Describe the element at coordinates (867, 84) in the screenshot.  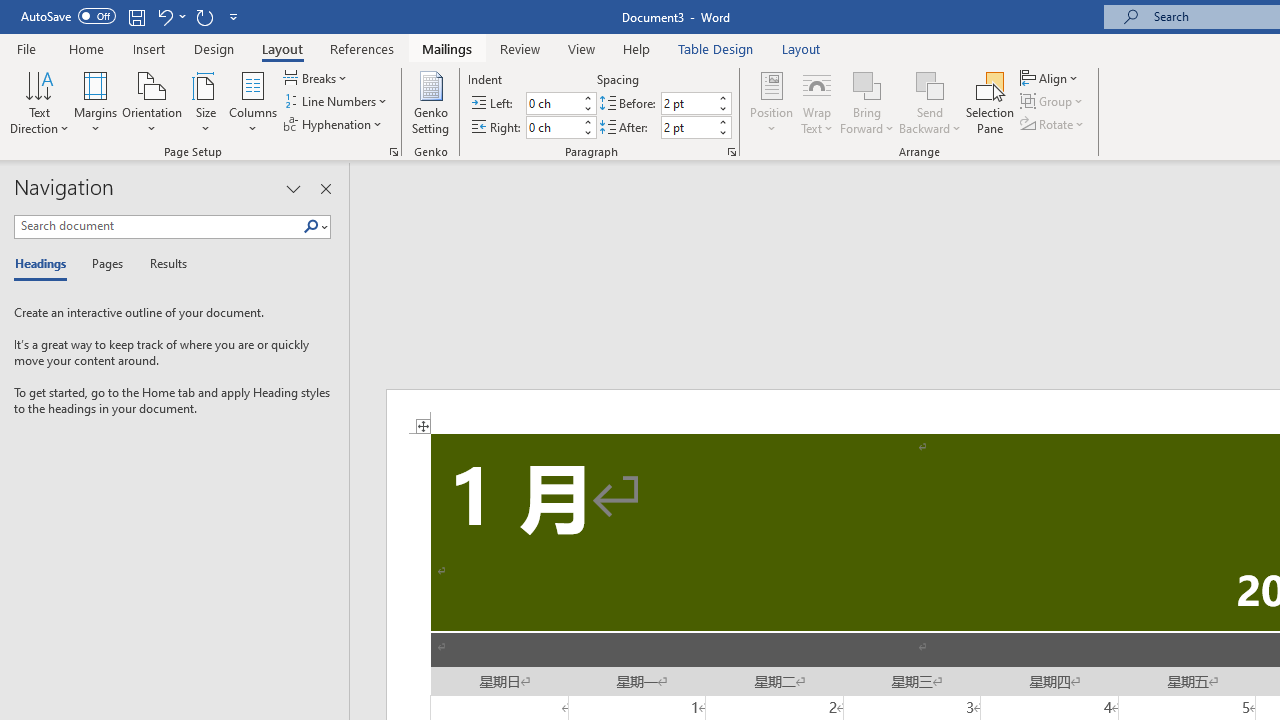
I see `'Bring Forward'` at that location.